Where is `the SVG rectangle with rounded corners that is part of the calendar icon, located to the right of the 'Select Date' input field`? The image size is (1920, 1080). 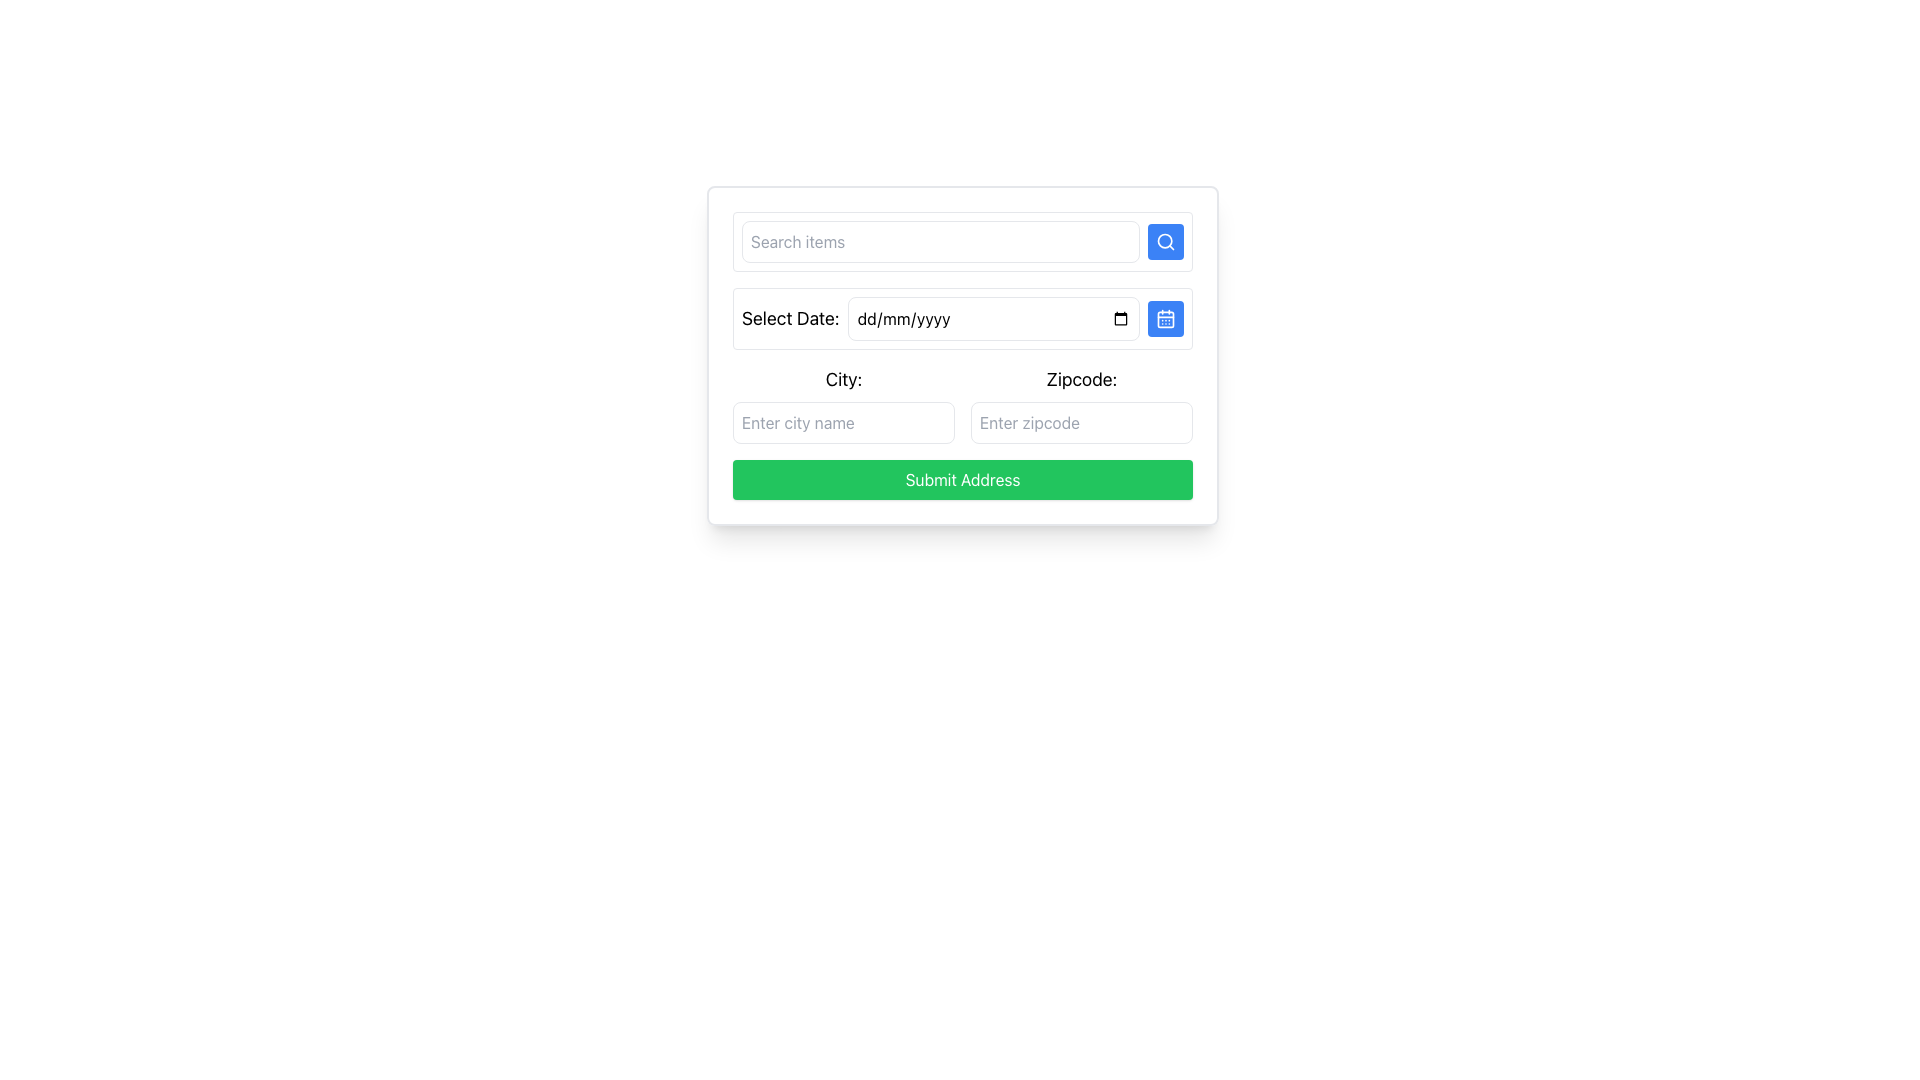 the SVG rectangle with rounded corners that is part of the calendar icon, located to the right of the 'Select Date' input field is located at coordinates (1166, 318).